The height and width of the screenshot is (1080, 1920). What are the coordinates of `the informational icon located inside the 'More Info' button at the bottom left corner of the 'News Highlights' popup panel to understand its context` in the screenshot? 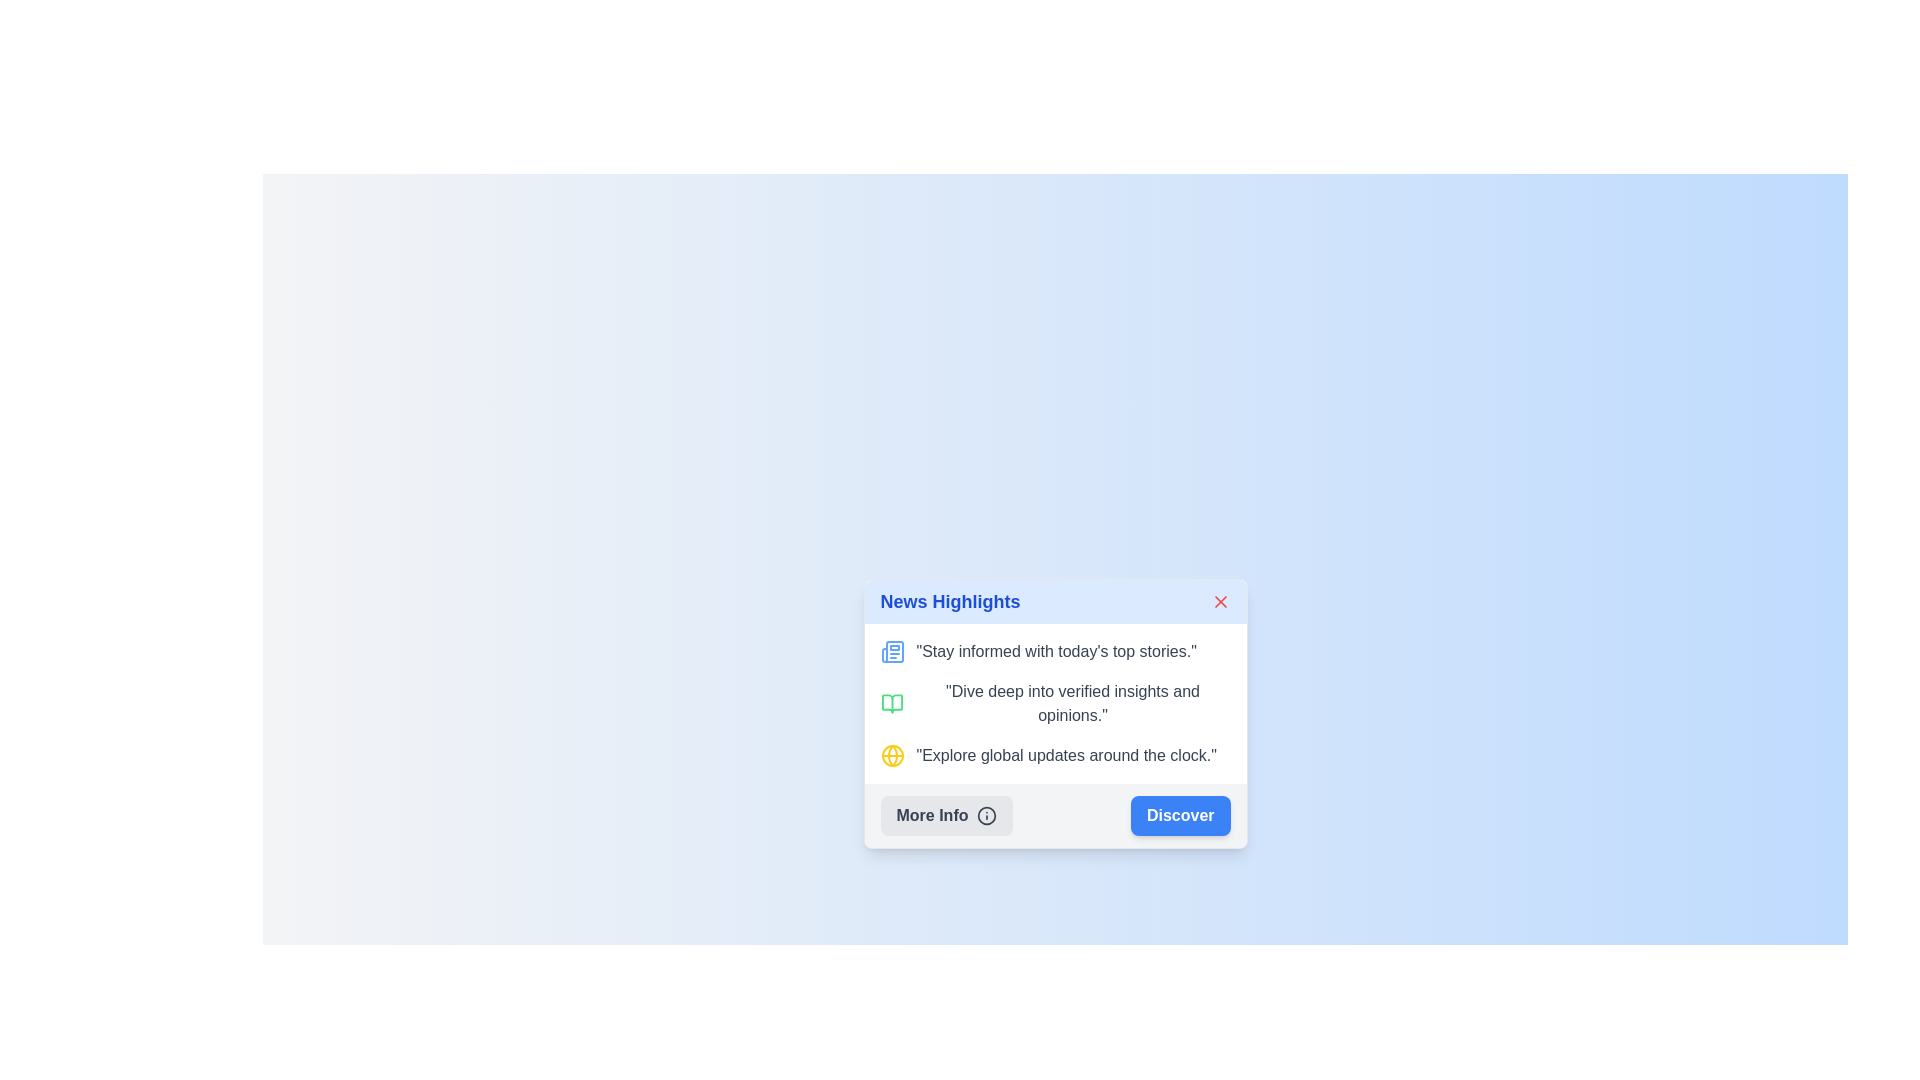 It's located at (986, 816).